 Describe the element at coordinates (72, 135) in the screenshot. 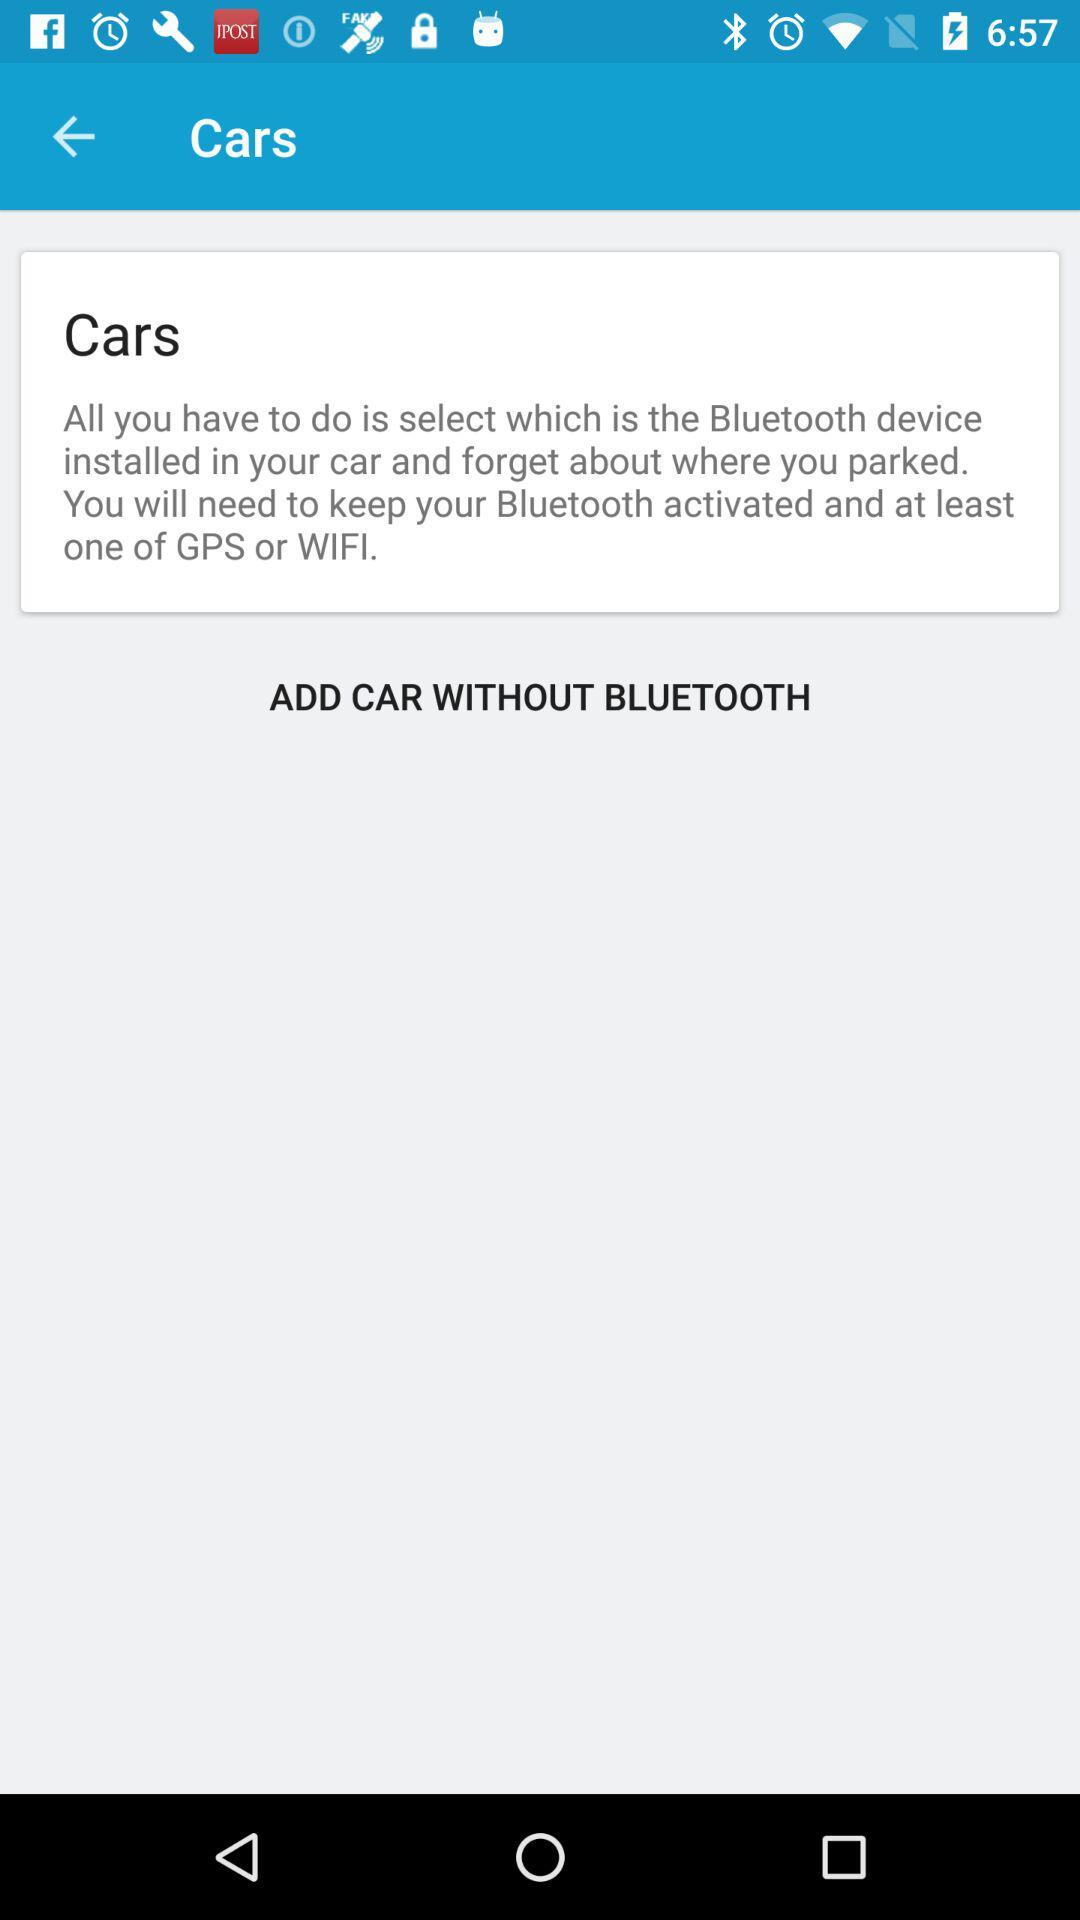

I see `item next to cars` at that location.